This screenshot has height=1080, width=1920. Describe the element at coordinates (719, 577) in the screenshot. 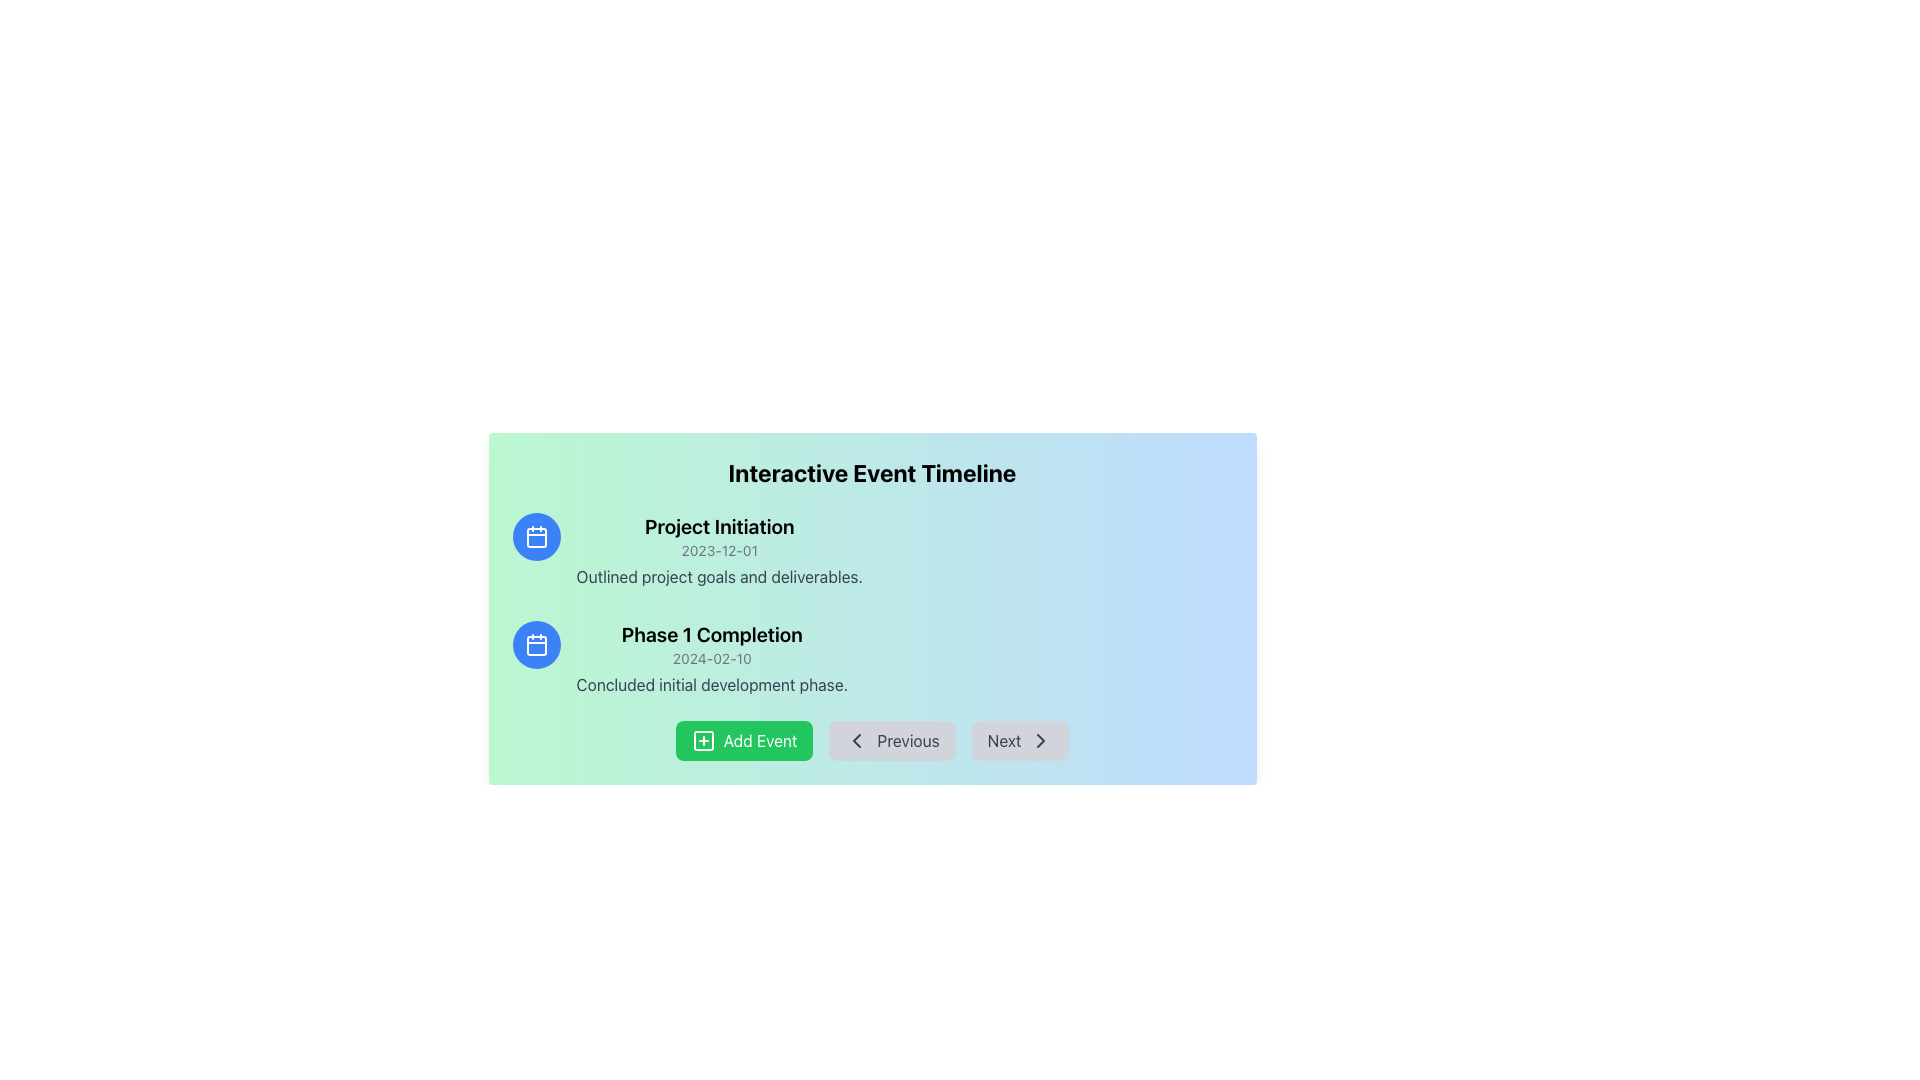

I see `the textual component containing the sentence 'Outlined project goals and deliverables.' which is styled in gray and located below 'Project Initiation' and '2023-12-01'` at that location.